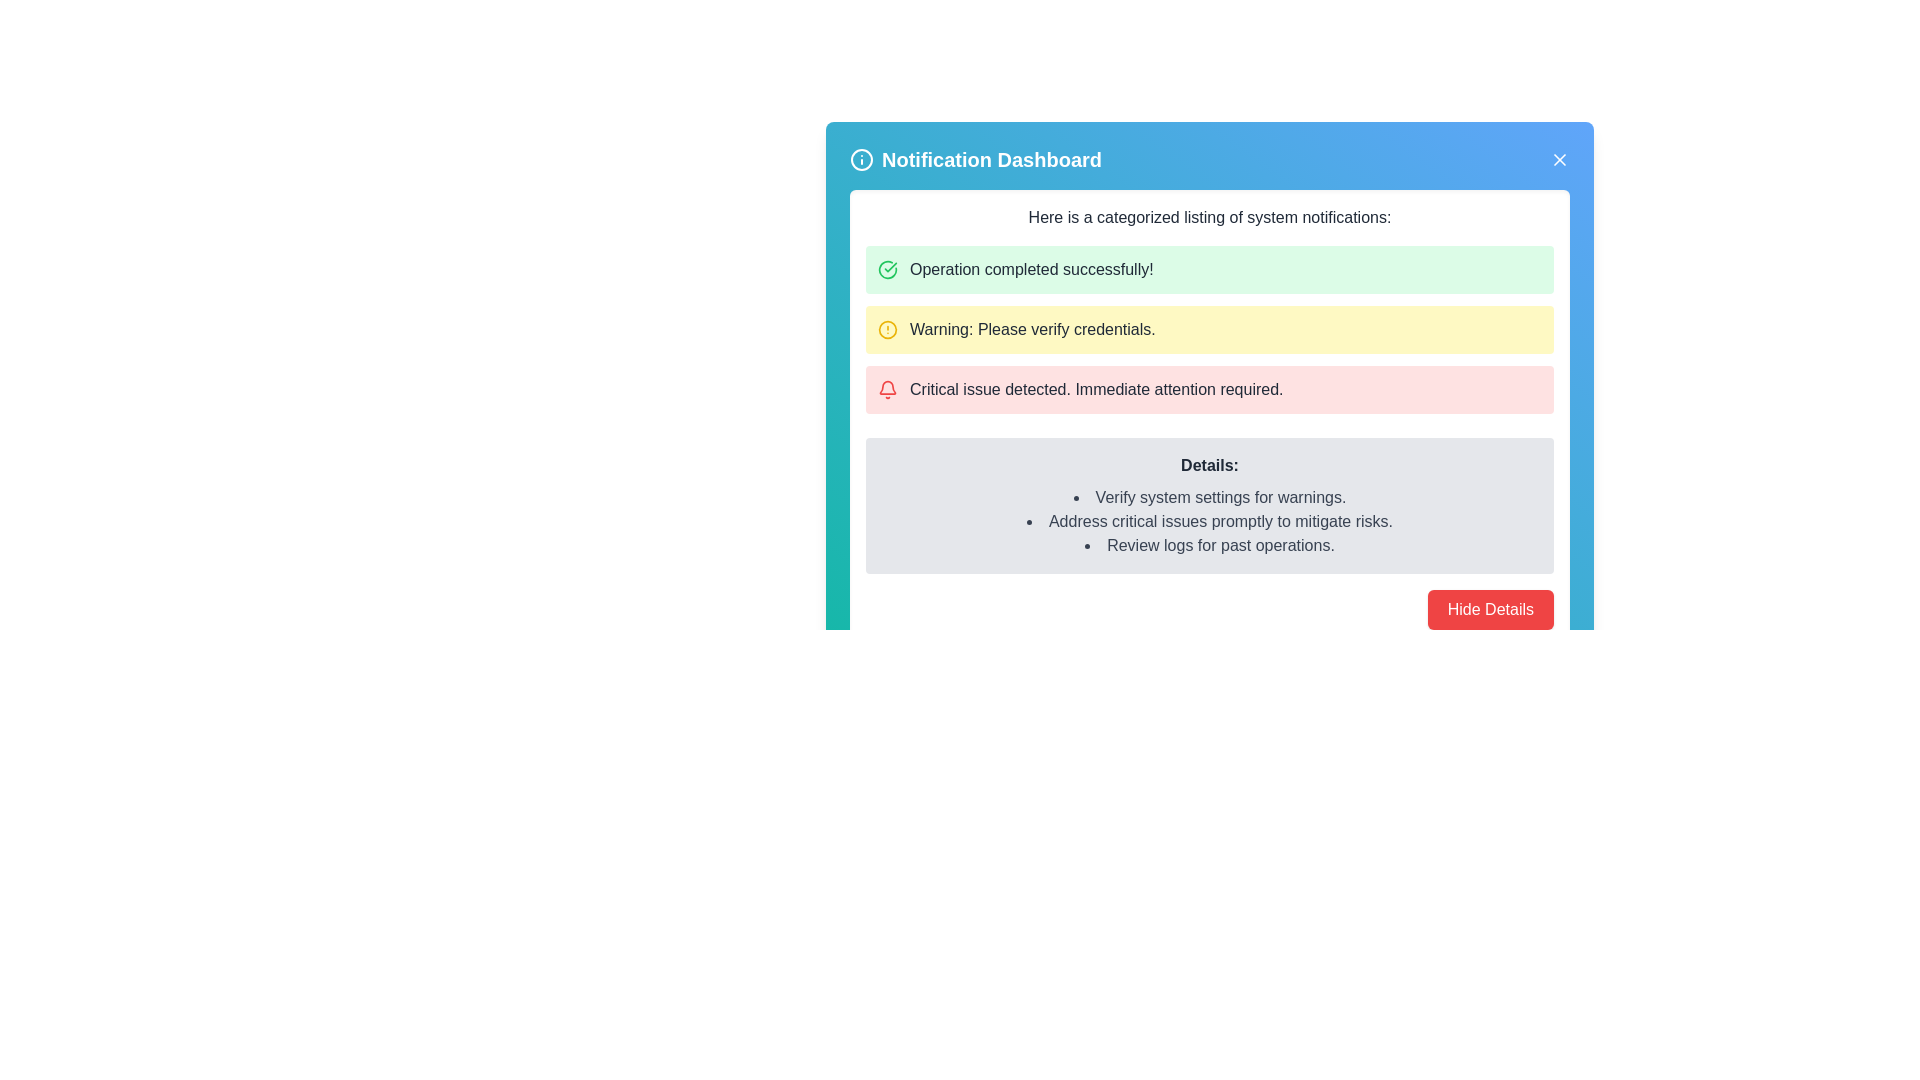 Image resolution: width=1920 pixels, height=1080 pixels. I want to click on the warning notification text label in the Notification Dashboard that prompts verification of credentials, located between a green success notification and a red critical error notification, so click(1032, 329).